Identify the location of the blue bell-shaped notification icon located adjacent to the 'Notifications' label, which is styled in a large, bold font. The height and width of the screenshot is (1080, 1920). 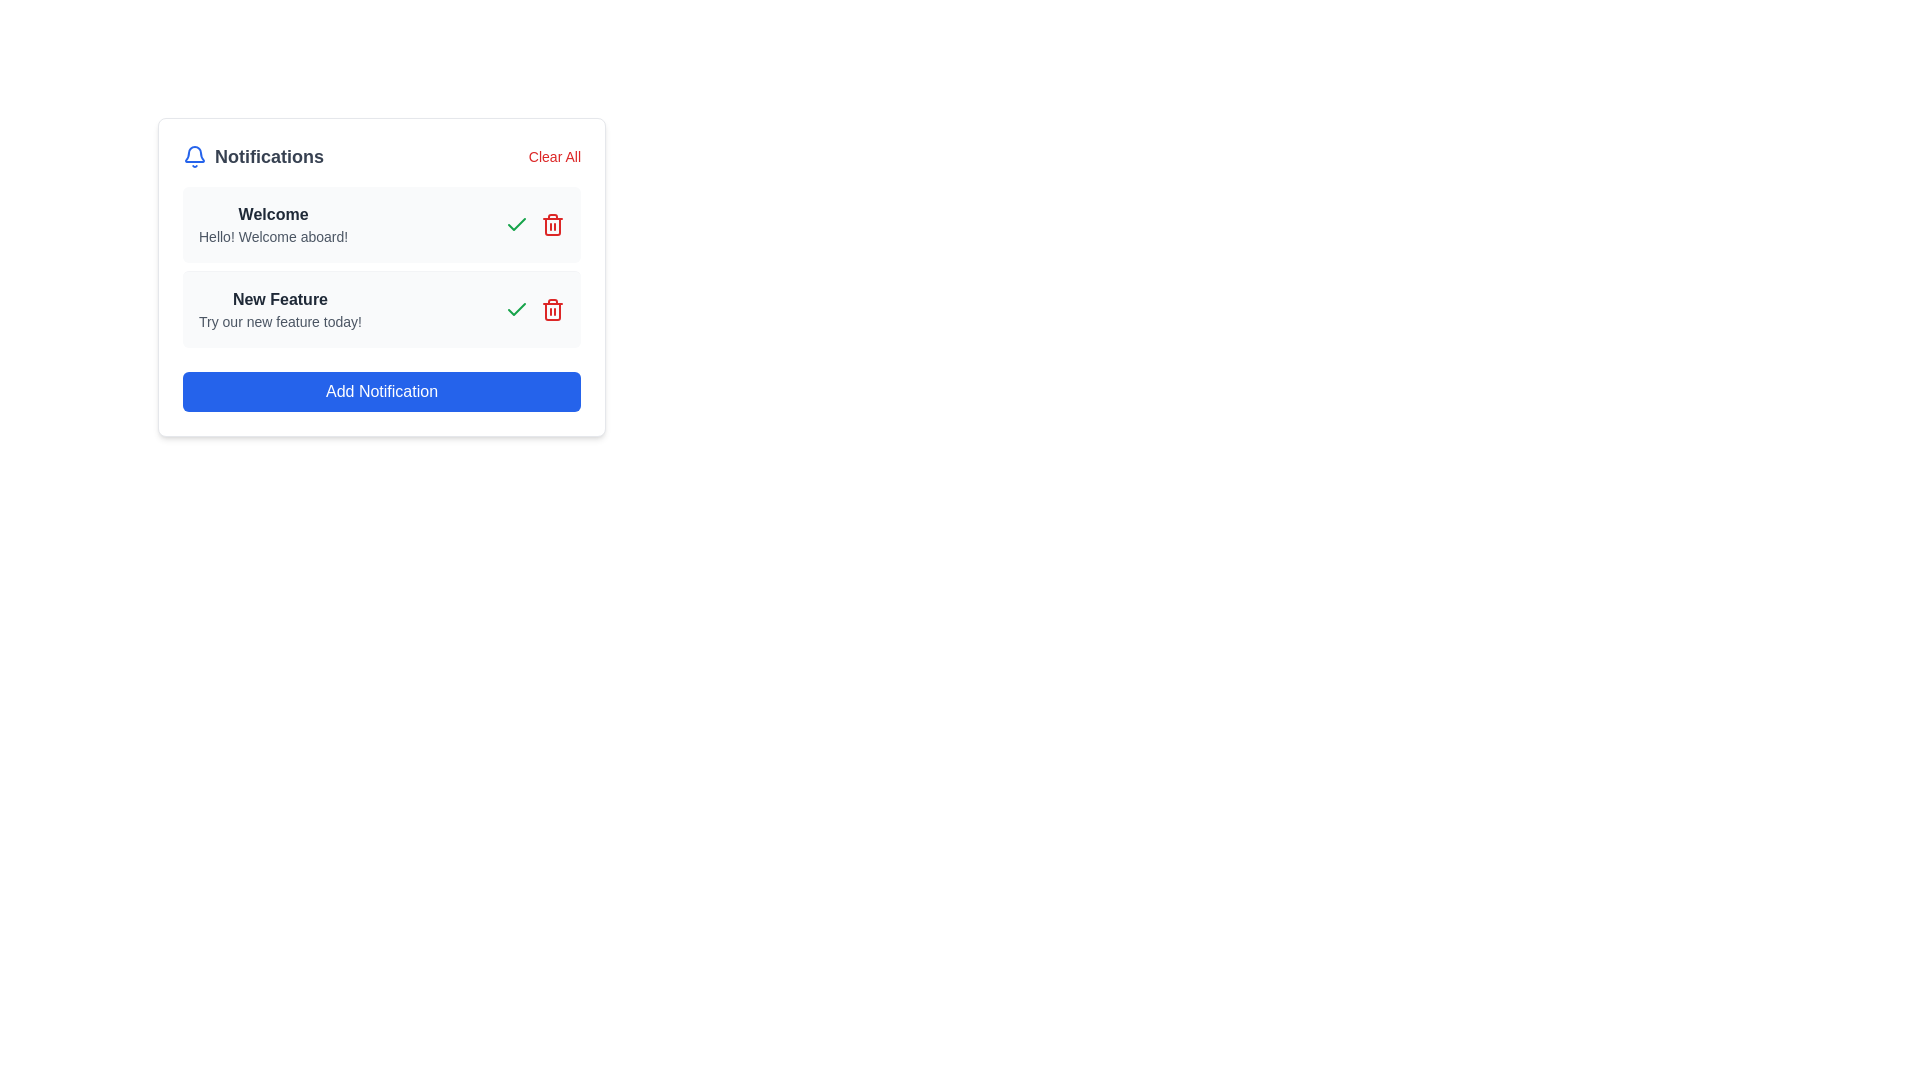
(195, 156).